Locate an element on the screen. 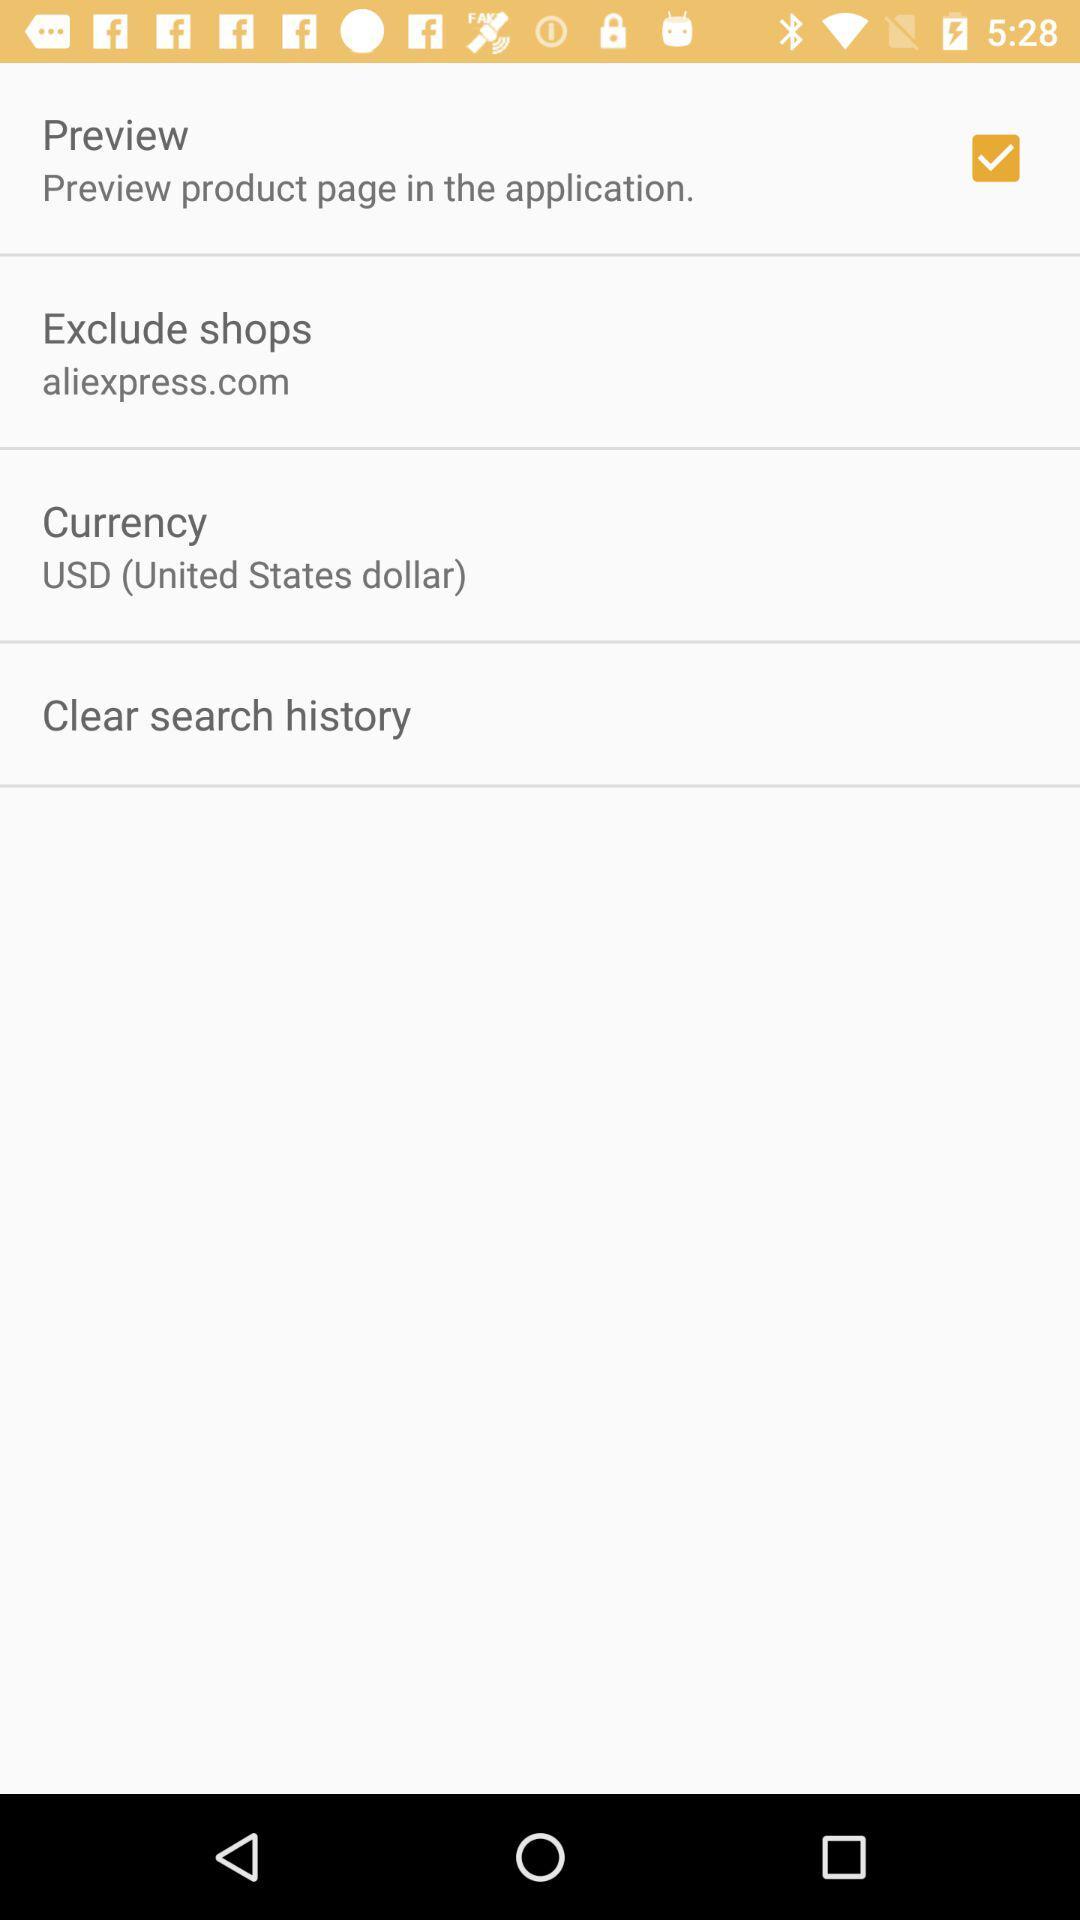 The height and width of the screenshot is (1920, 1080). the currency is located at coordinates (124, 520).